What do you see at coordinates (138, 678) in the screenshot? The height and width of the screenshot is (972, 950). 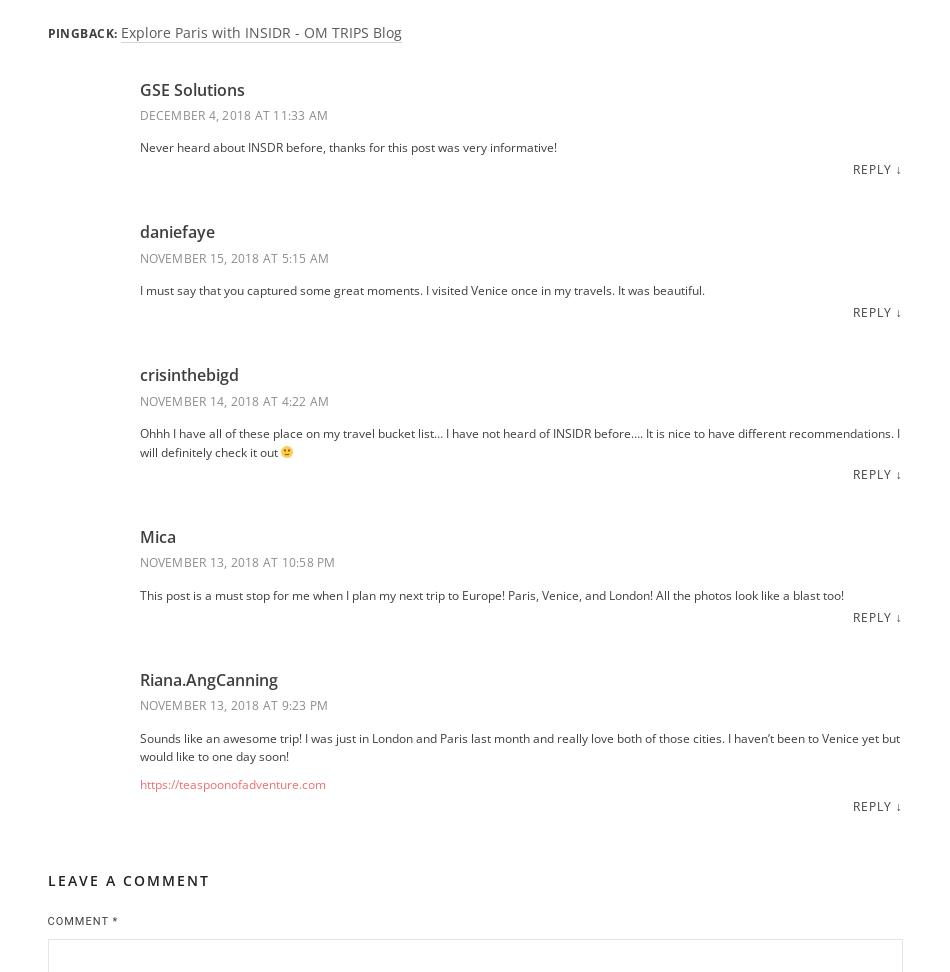 I see `'Riana.AngCanning'` at bounding box center [138, 678].